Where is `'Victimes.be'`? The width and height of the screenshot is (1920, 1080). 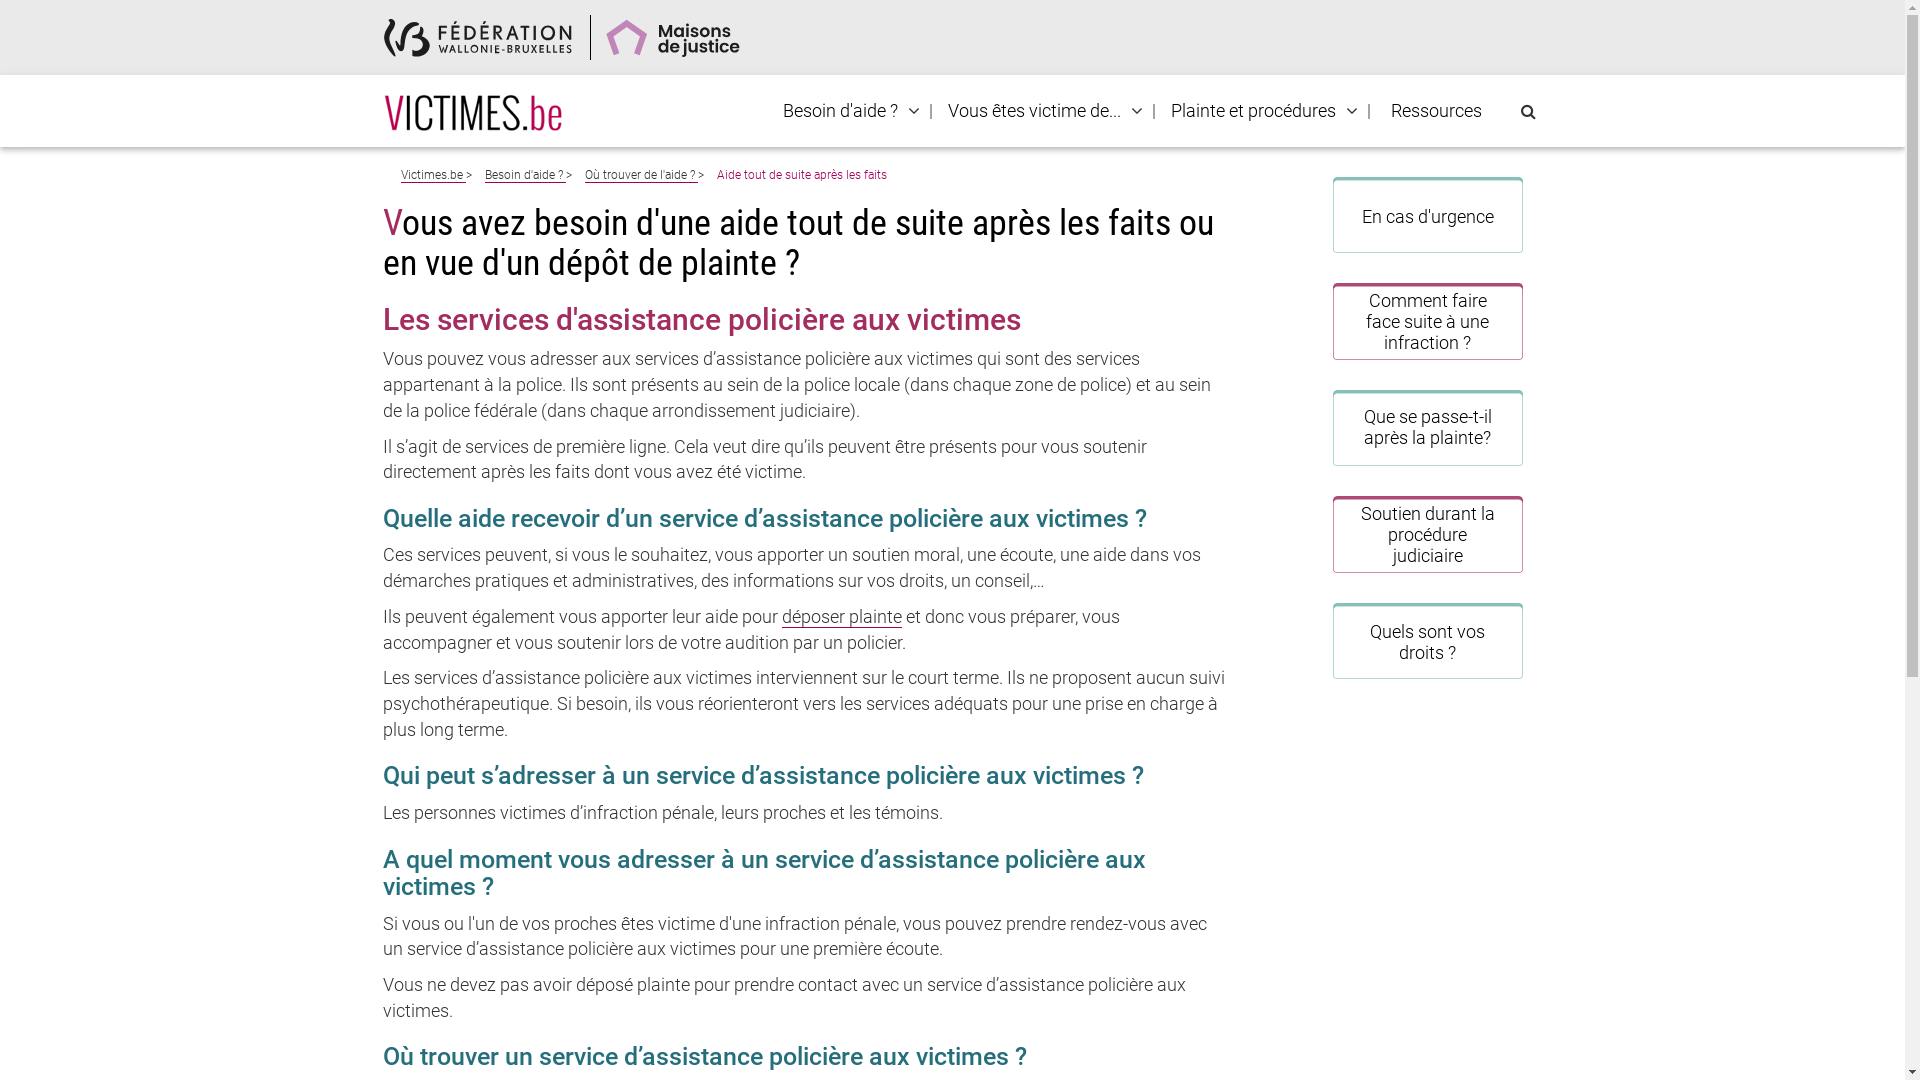 'Victimes.be' is located at coordinates (431, 174).